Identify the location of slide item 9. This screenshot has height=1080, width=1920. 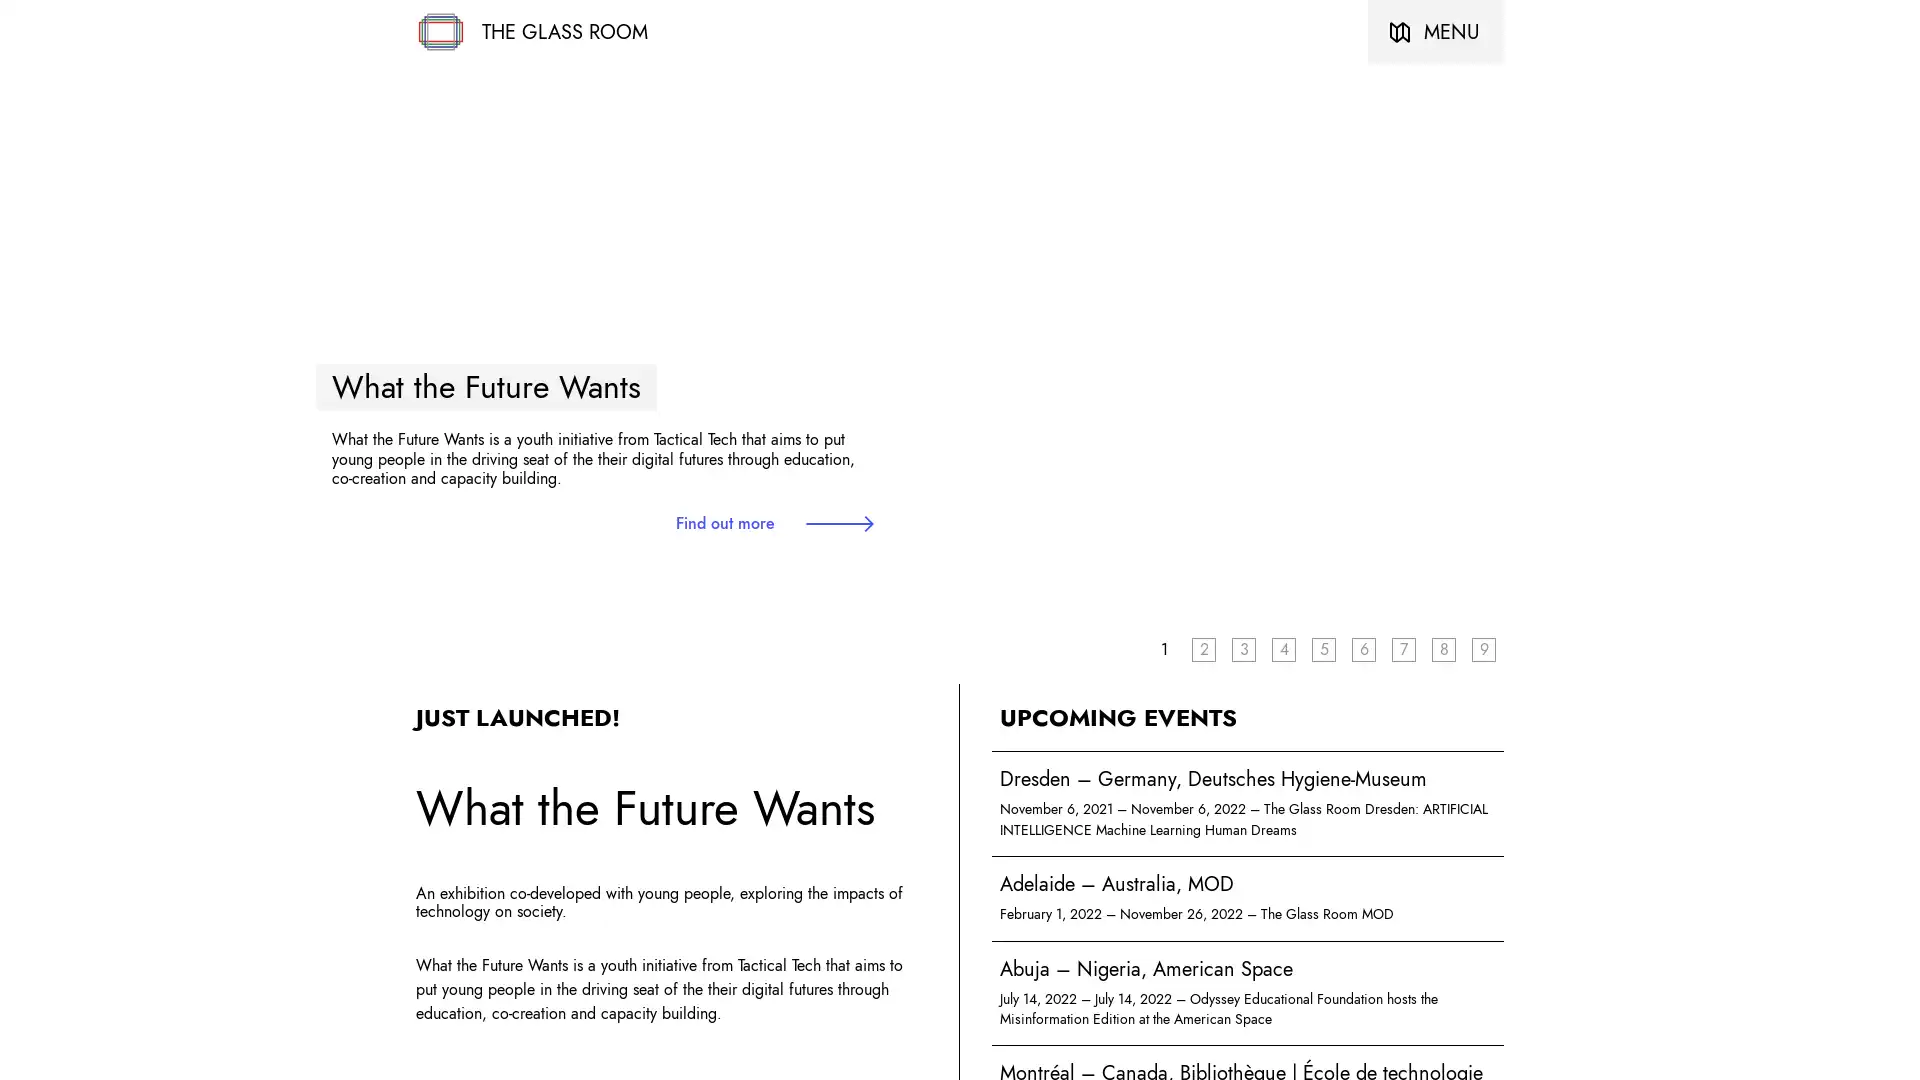
(1483, 648).